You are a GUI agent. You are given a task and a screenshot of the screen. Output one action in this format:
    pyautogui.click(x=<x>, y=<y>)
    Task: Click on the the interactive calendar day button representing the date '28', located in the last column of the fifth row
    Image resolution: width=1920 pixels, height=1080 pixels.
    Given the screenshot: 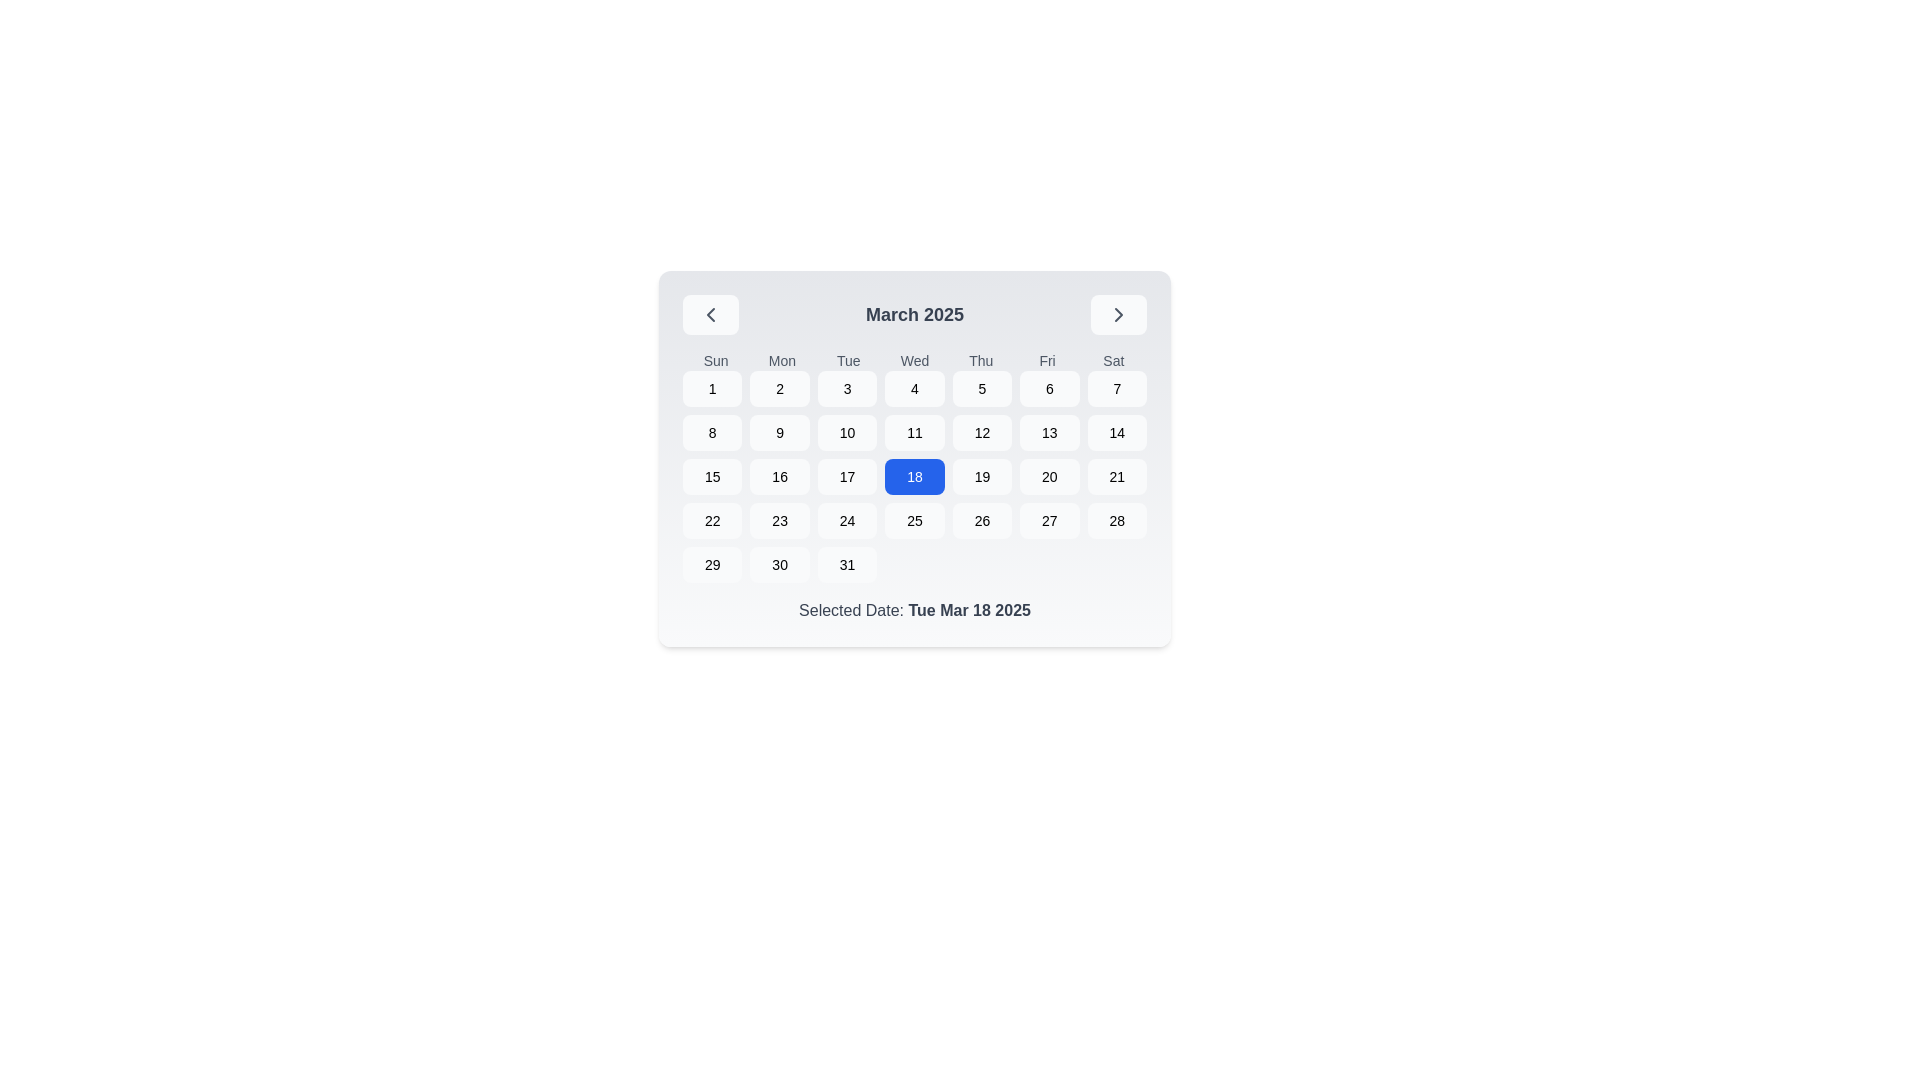 What is the action you would take?
    pyautogui.click(x=1116, y=519)
    